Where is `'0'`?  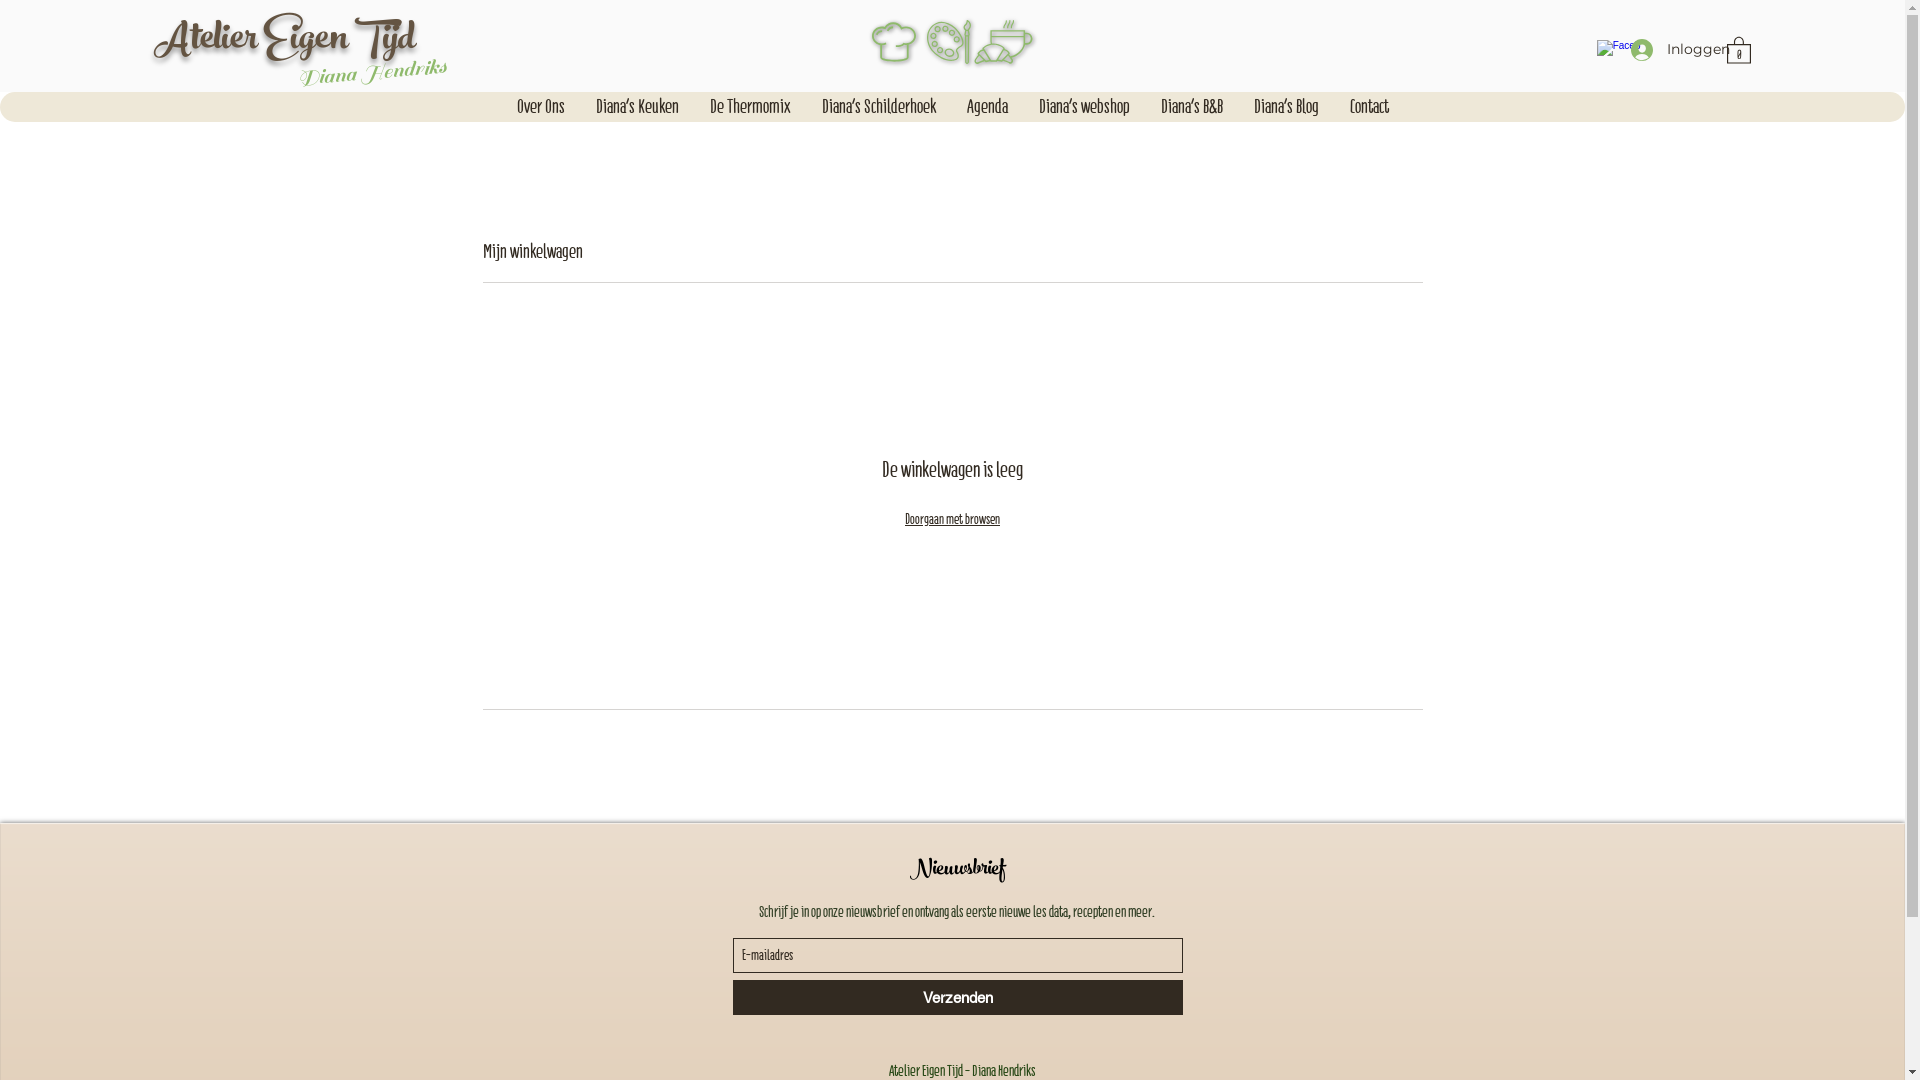
'0' is located at coordinates (1726, 48).